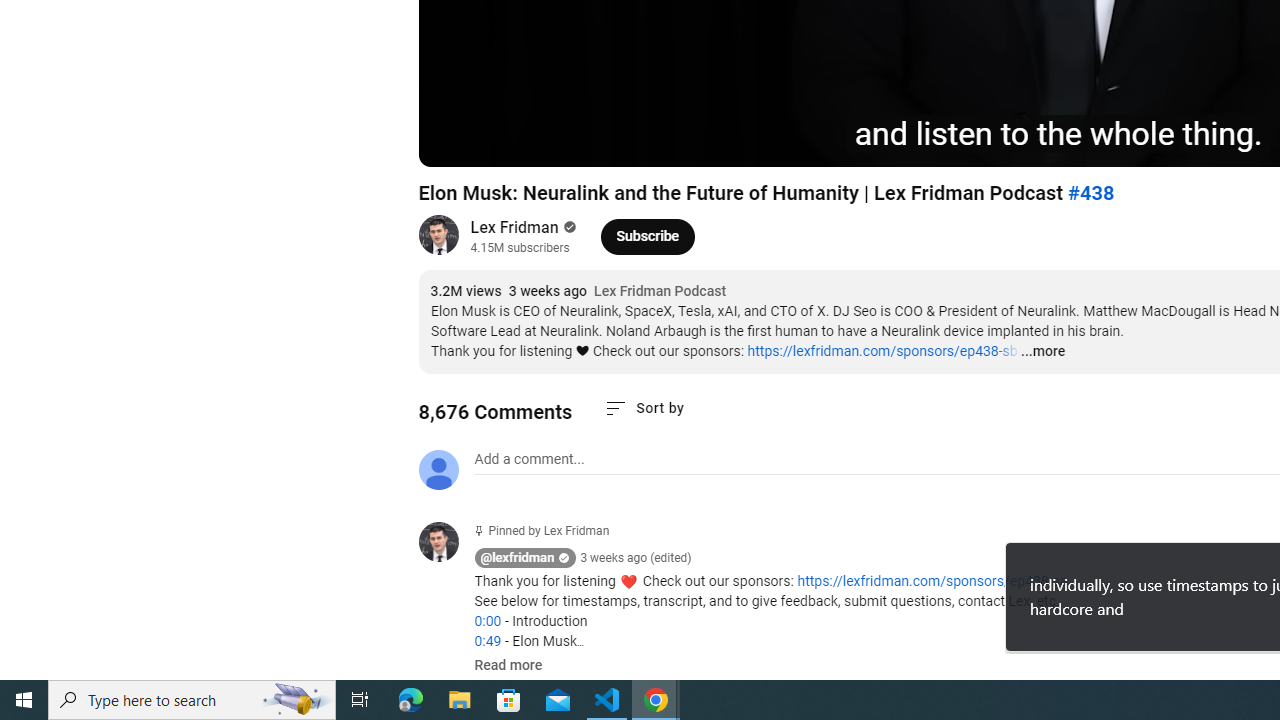  Describe the element at coordinates (881, 350) in the screenshot. I see `'https://lexfridman.com/sponsors/ep438-sb'` at that location.